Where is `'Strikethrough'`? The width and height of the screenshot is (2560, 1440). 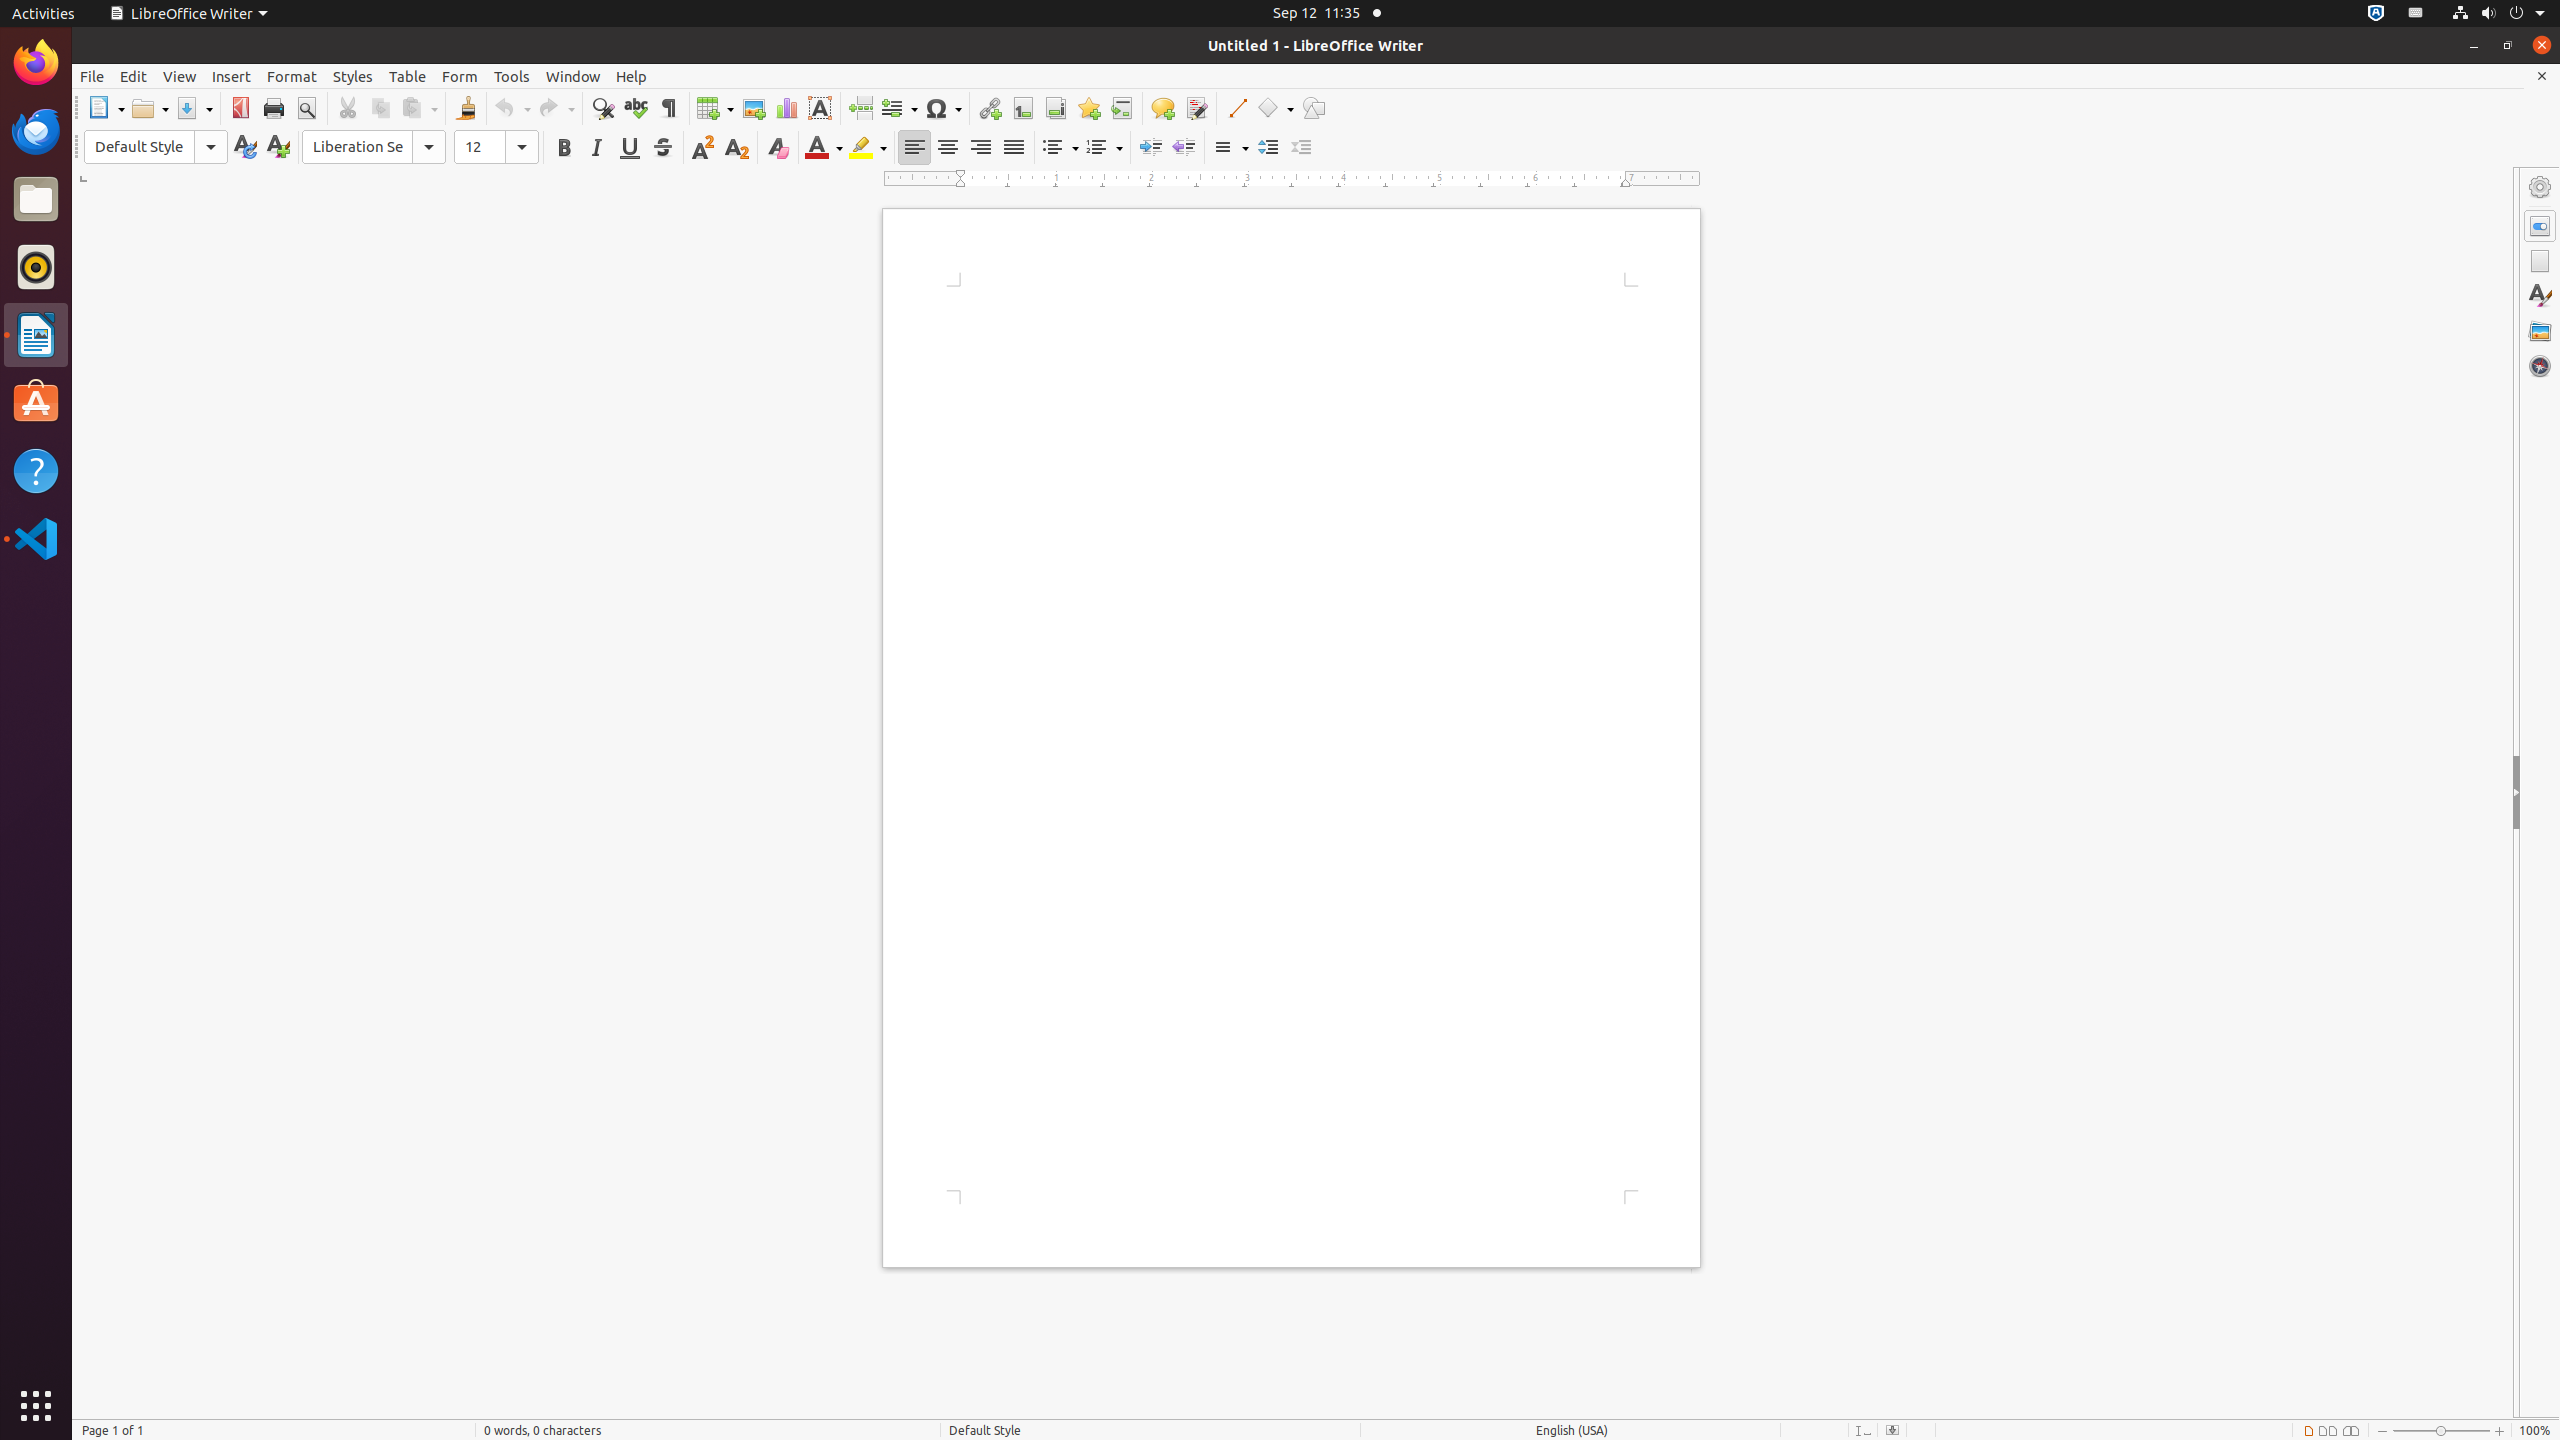 'Strikethrough' is located at coordinates (661, 146).